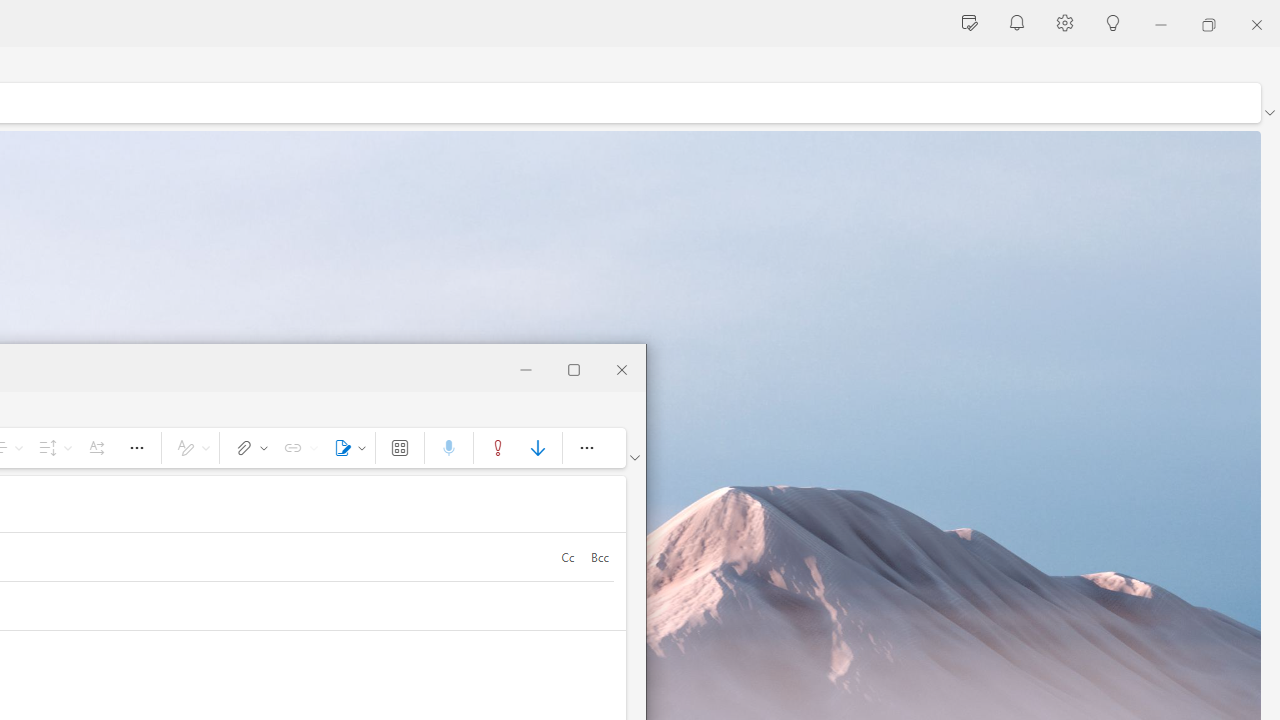 This screenshot has height=720, width=1280. Describe the element at coordinates (573, 367) in the screenshot. I see `'Maximize'` at that location.